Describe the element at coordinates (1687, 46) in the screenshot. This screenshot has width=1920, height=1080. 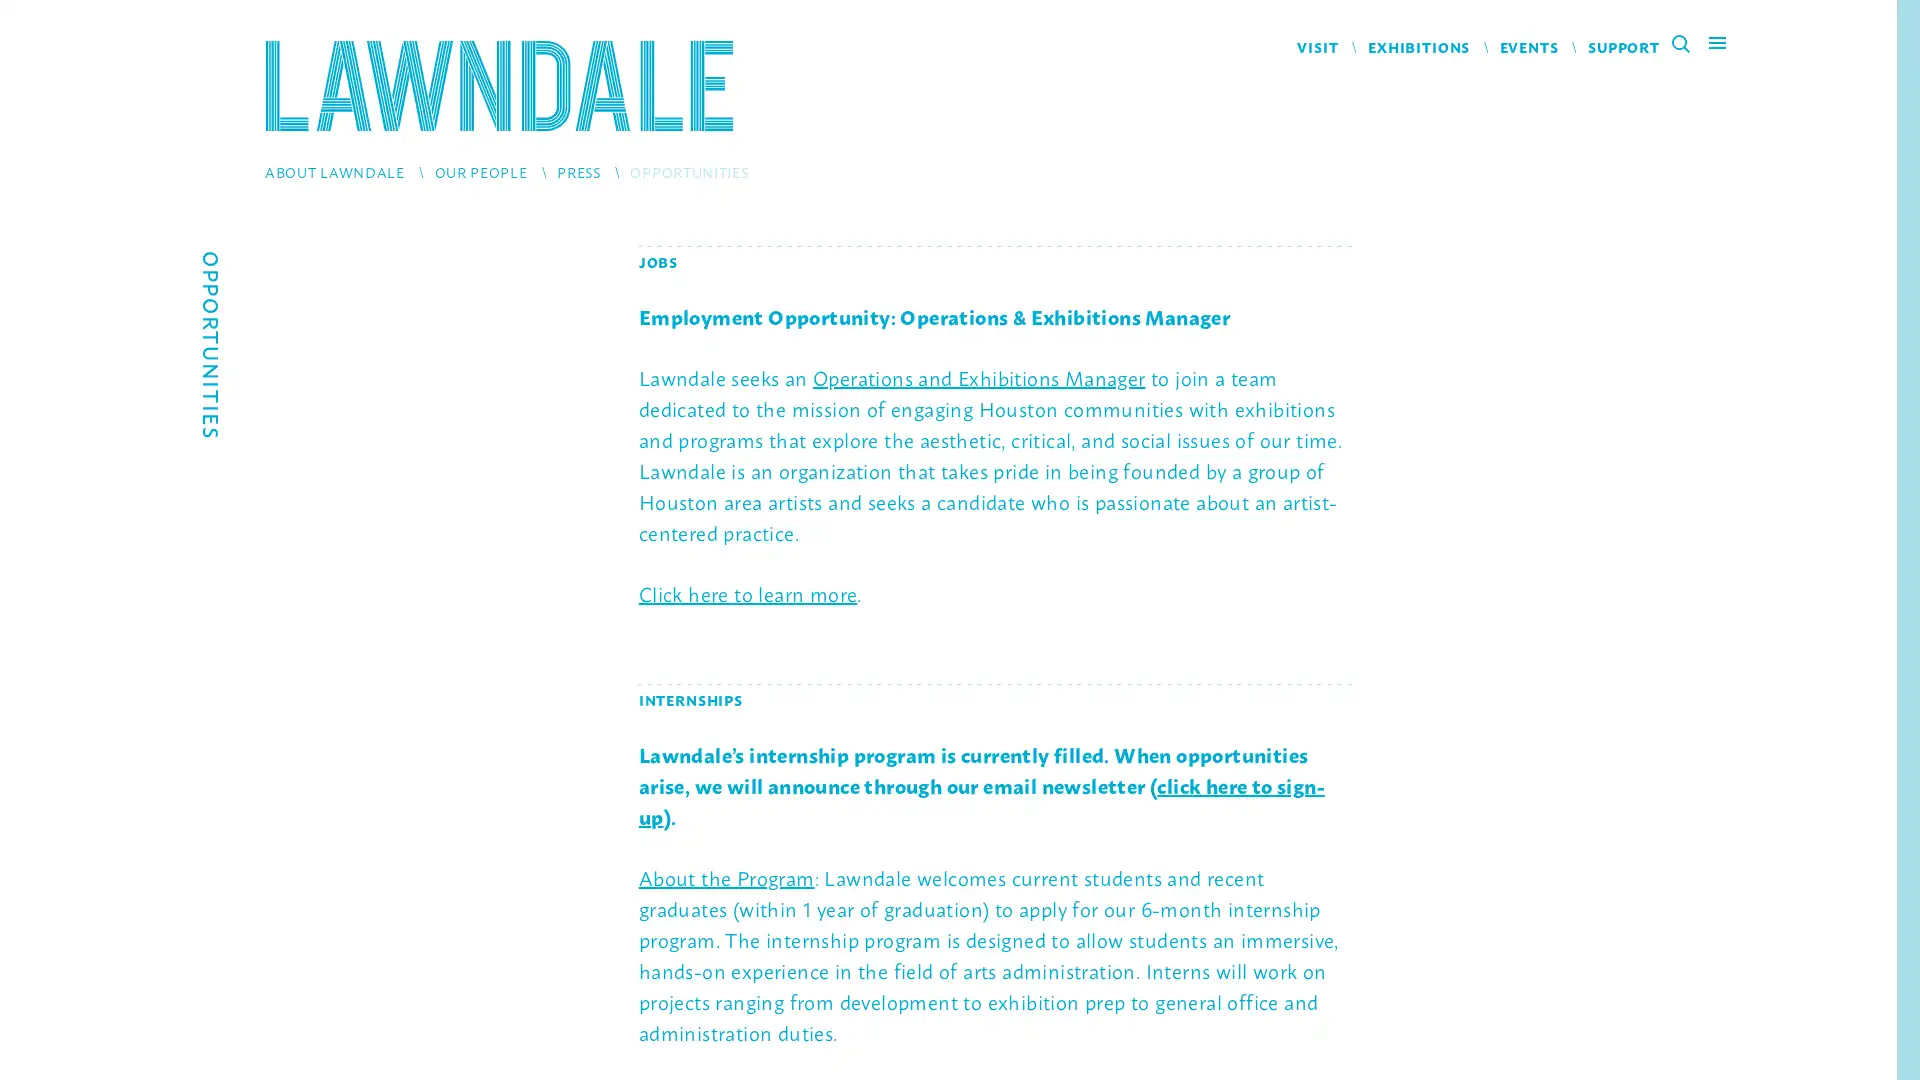
I see `Search` at that location.